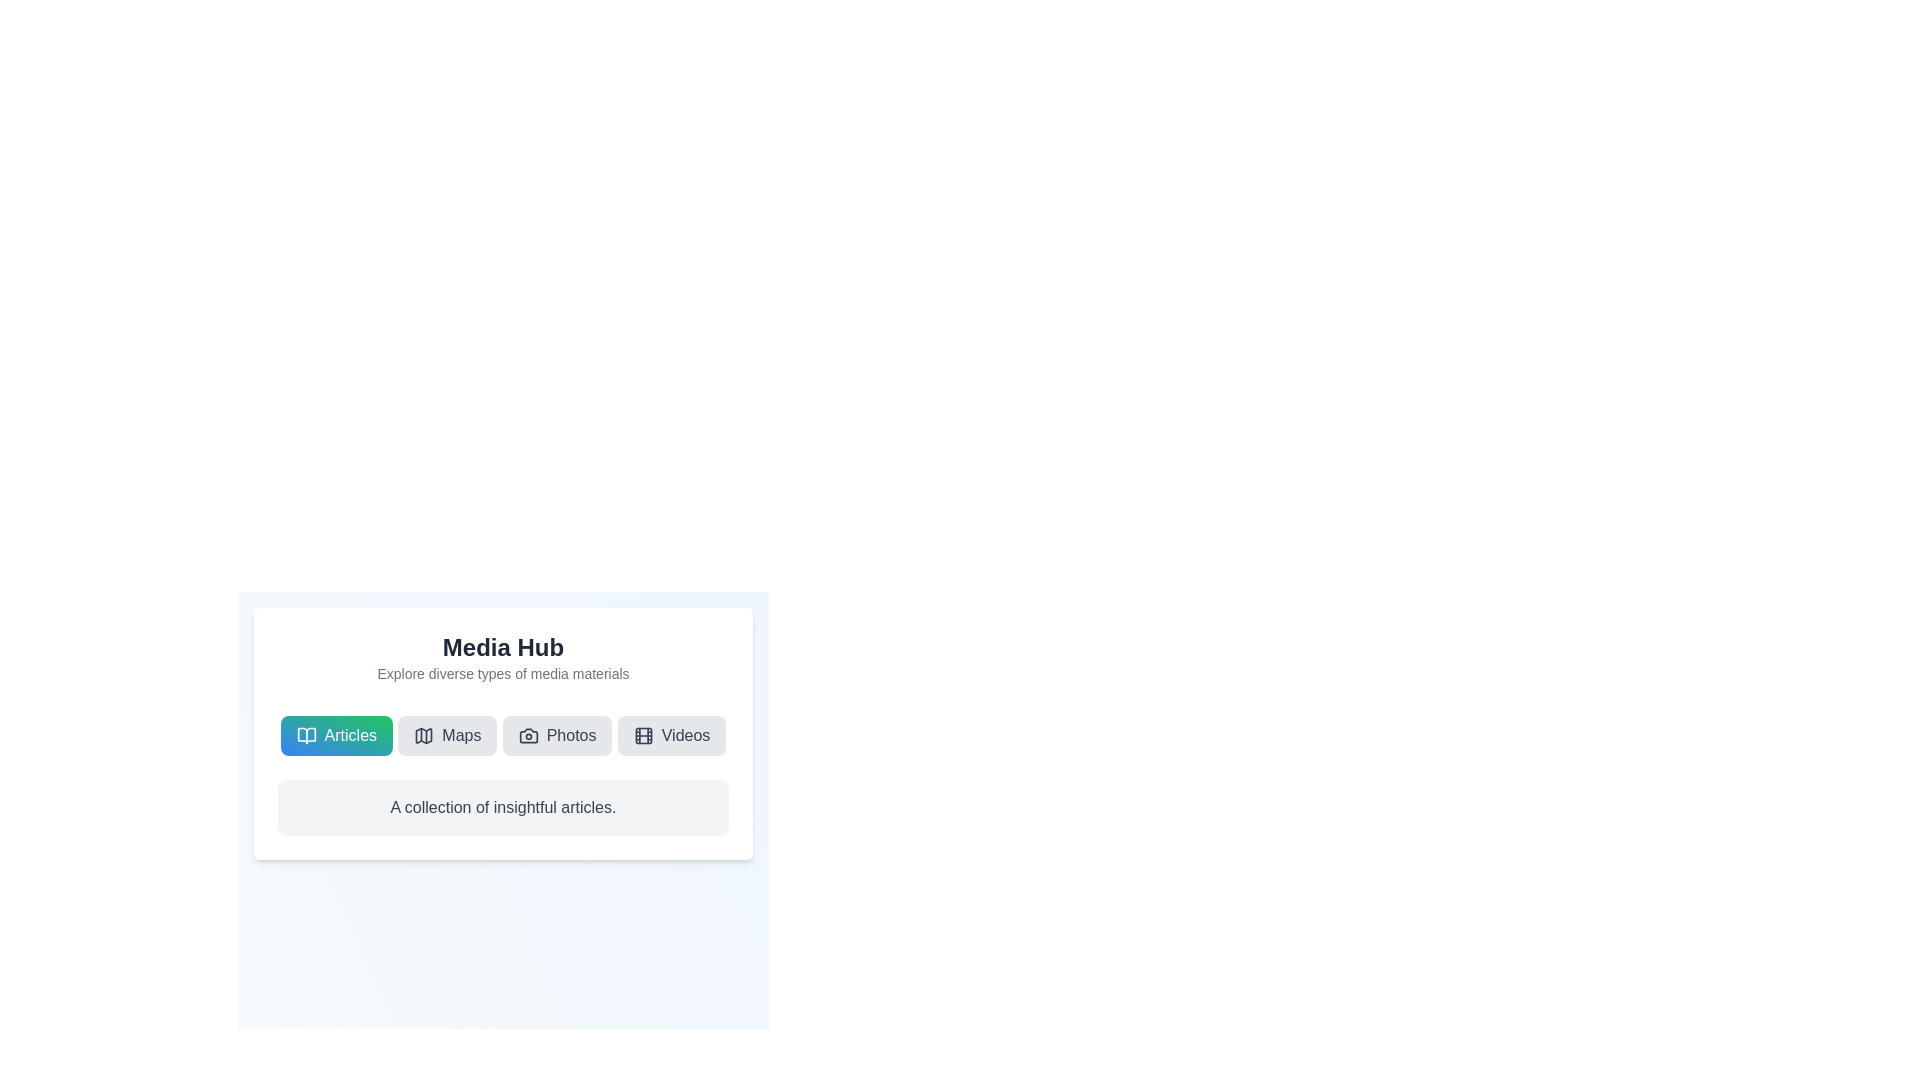  Describe the element at coordinates (643, 736) in the screenshot. I see `the film icon from the 'lucide' library, which is the leftmost component inside the 'Videos' button in the Media Hub section` at that location.